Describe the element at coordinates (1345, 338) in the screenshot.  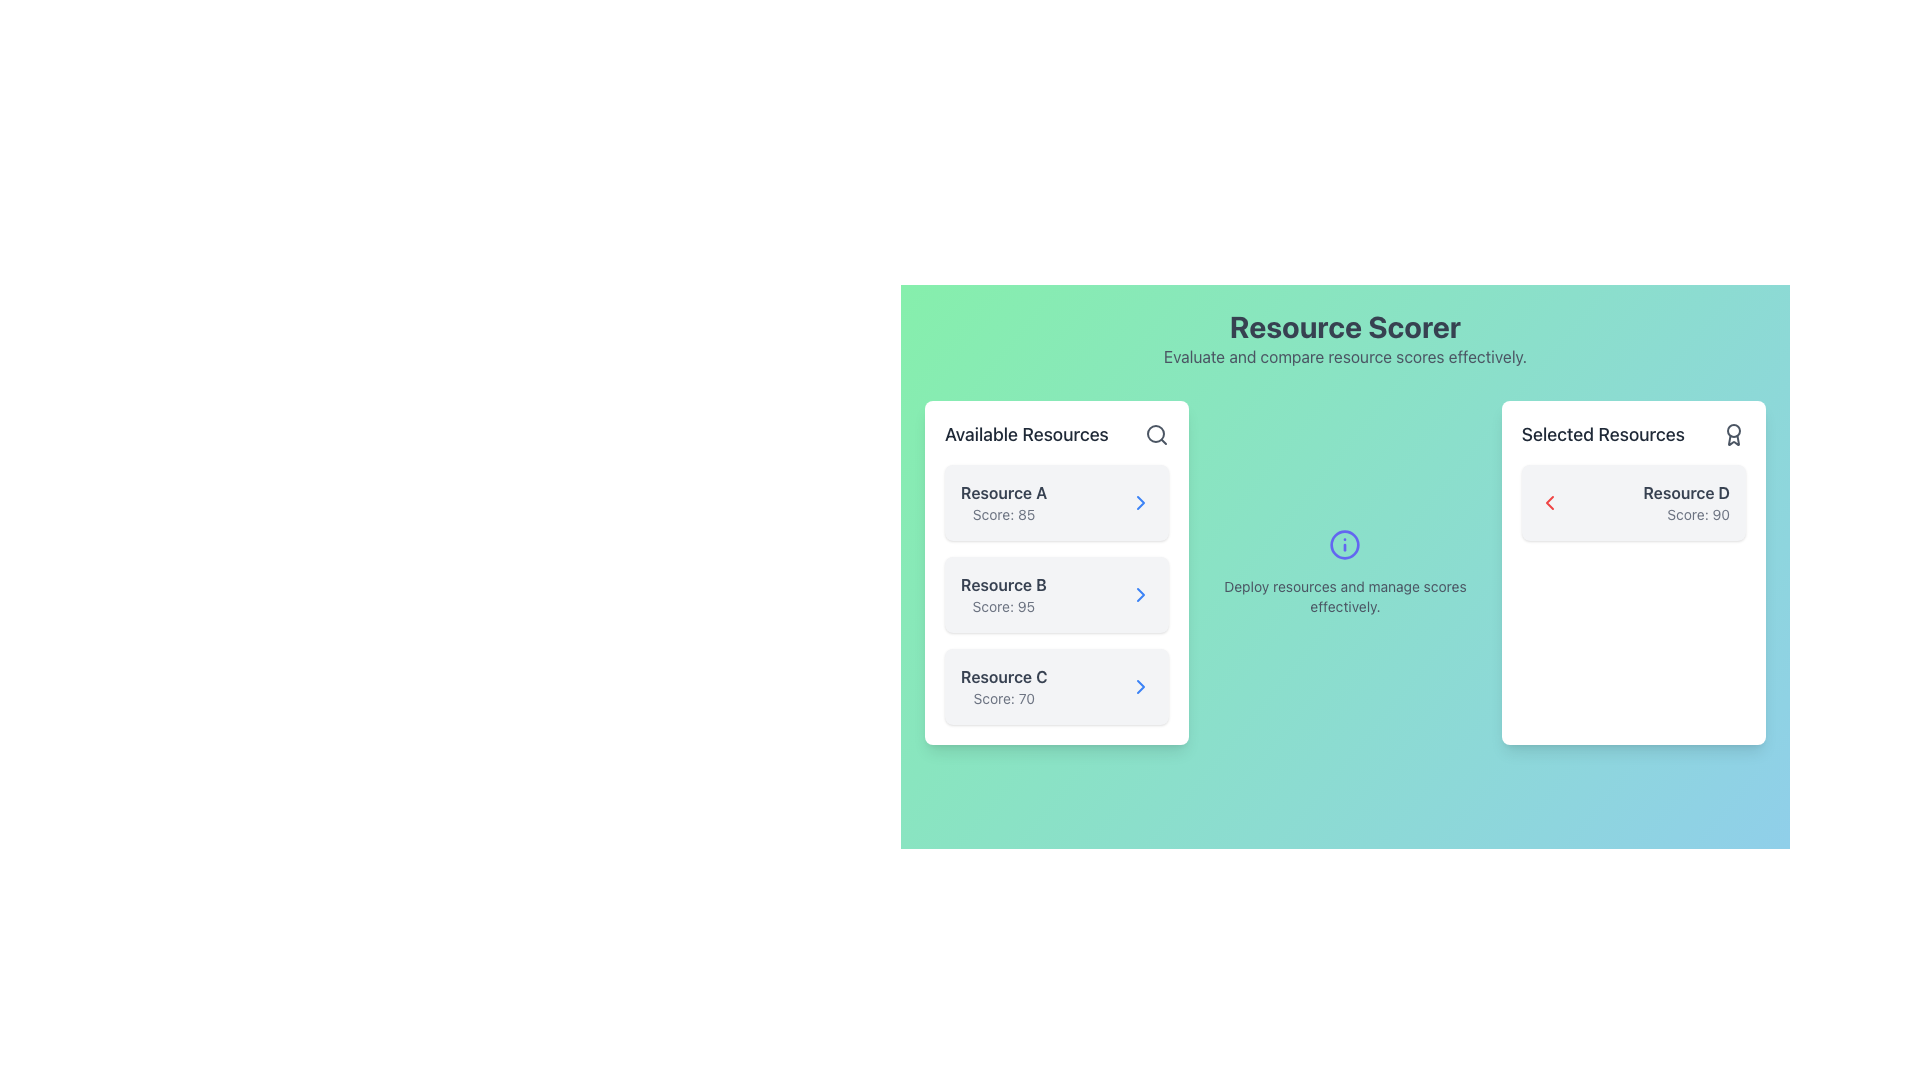
I see `the Header section titled 'Resource Scorer' with the subtitle 'Evaluate and compare resource scores effectively' to potentially reveal additional tooltips or interactions` at that location.